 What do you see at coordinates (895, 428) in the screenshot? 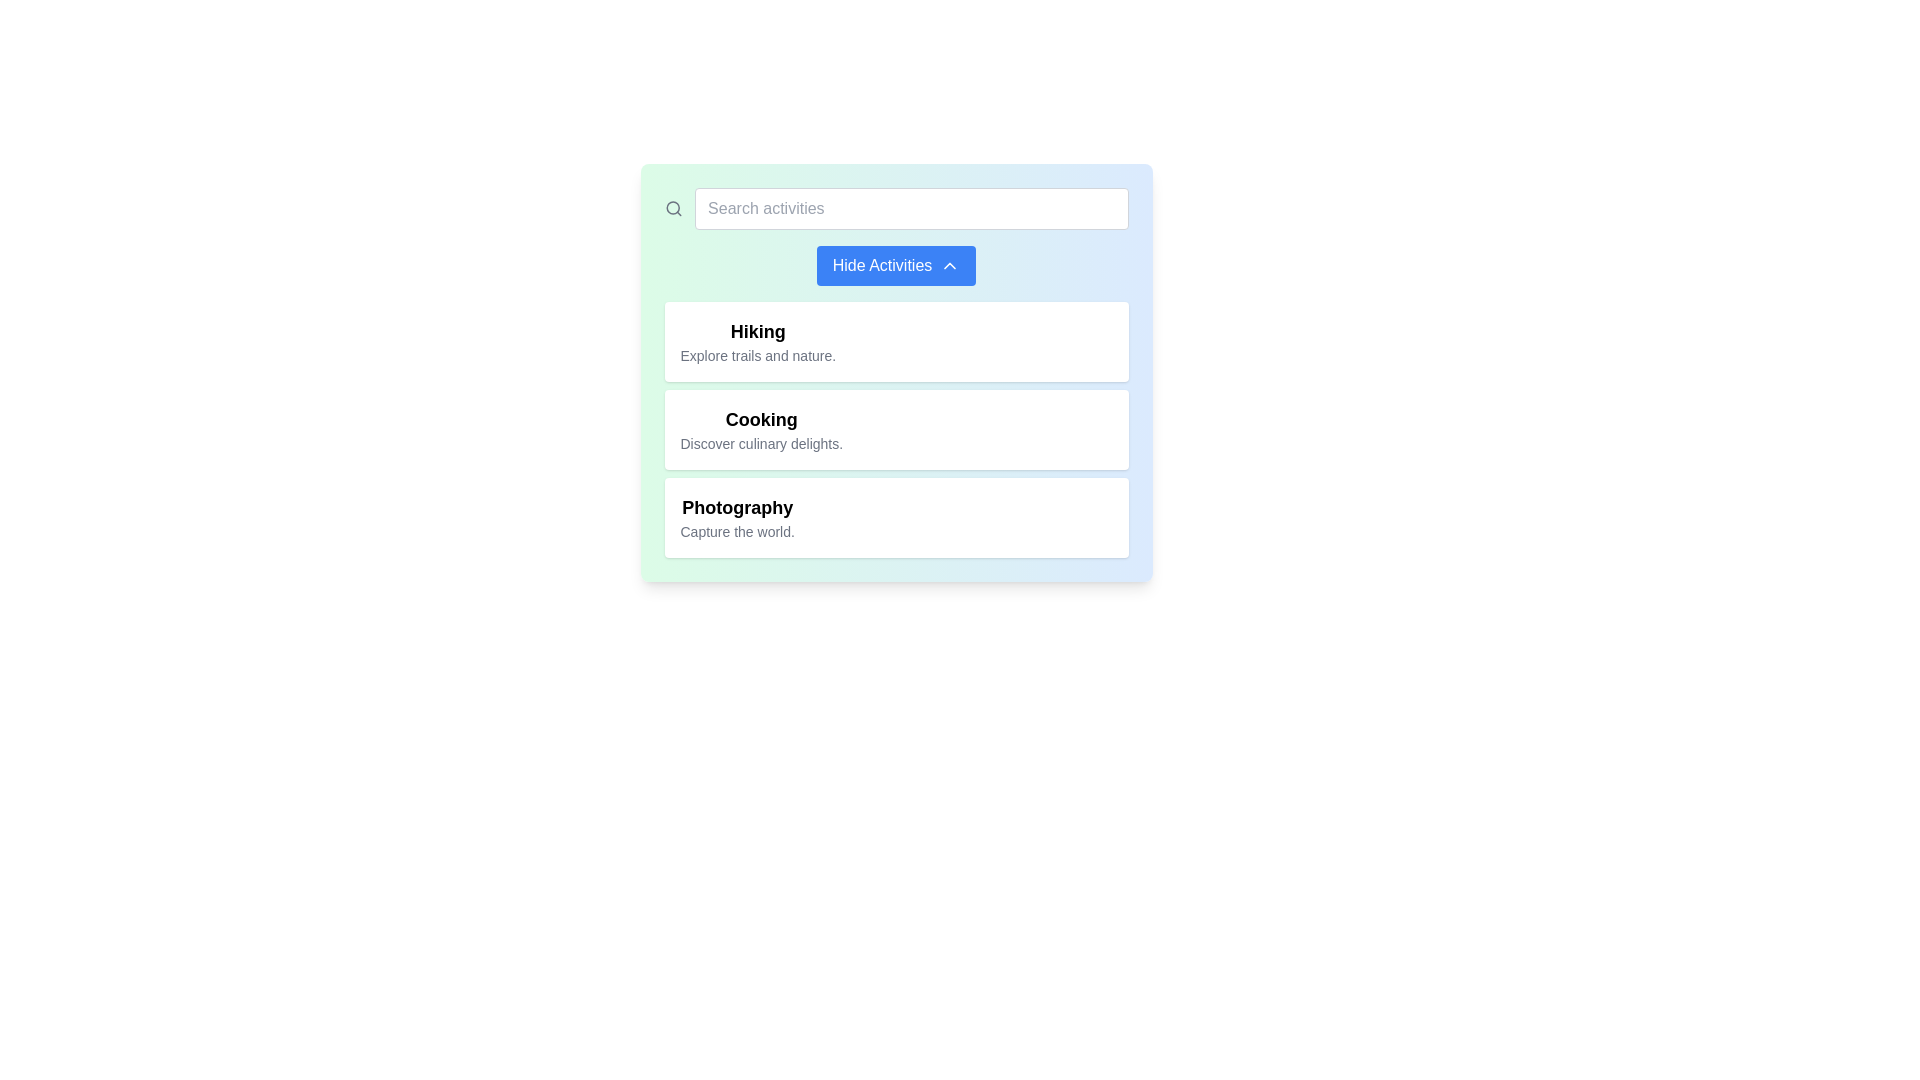
I see `the highlighted list item 'Cooking'` at bounding box center [895, 428].